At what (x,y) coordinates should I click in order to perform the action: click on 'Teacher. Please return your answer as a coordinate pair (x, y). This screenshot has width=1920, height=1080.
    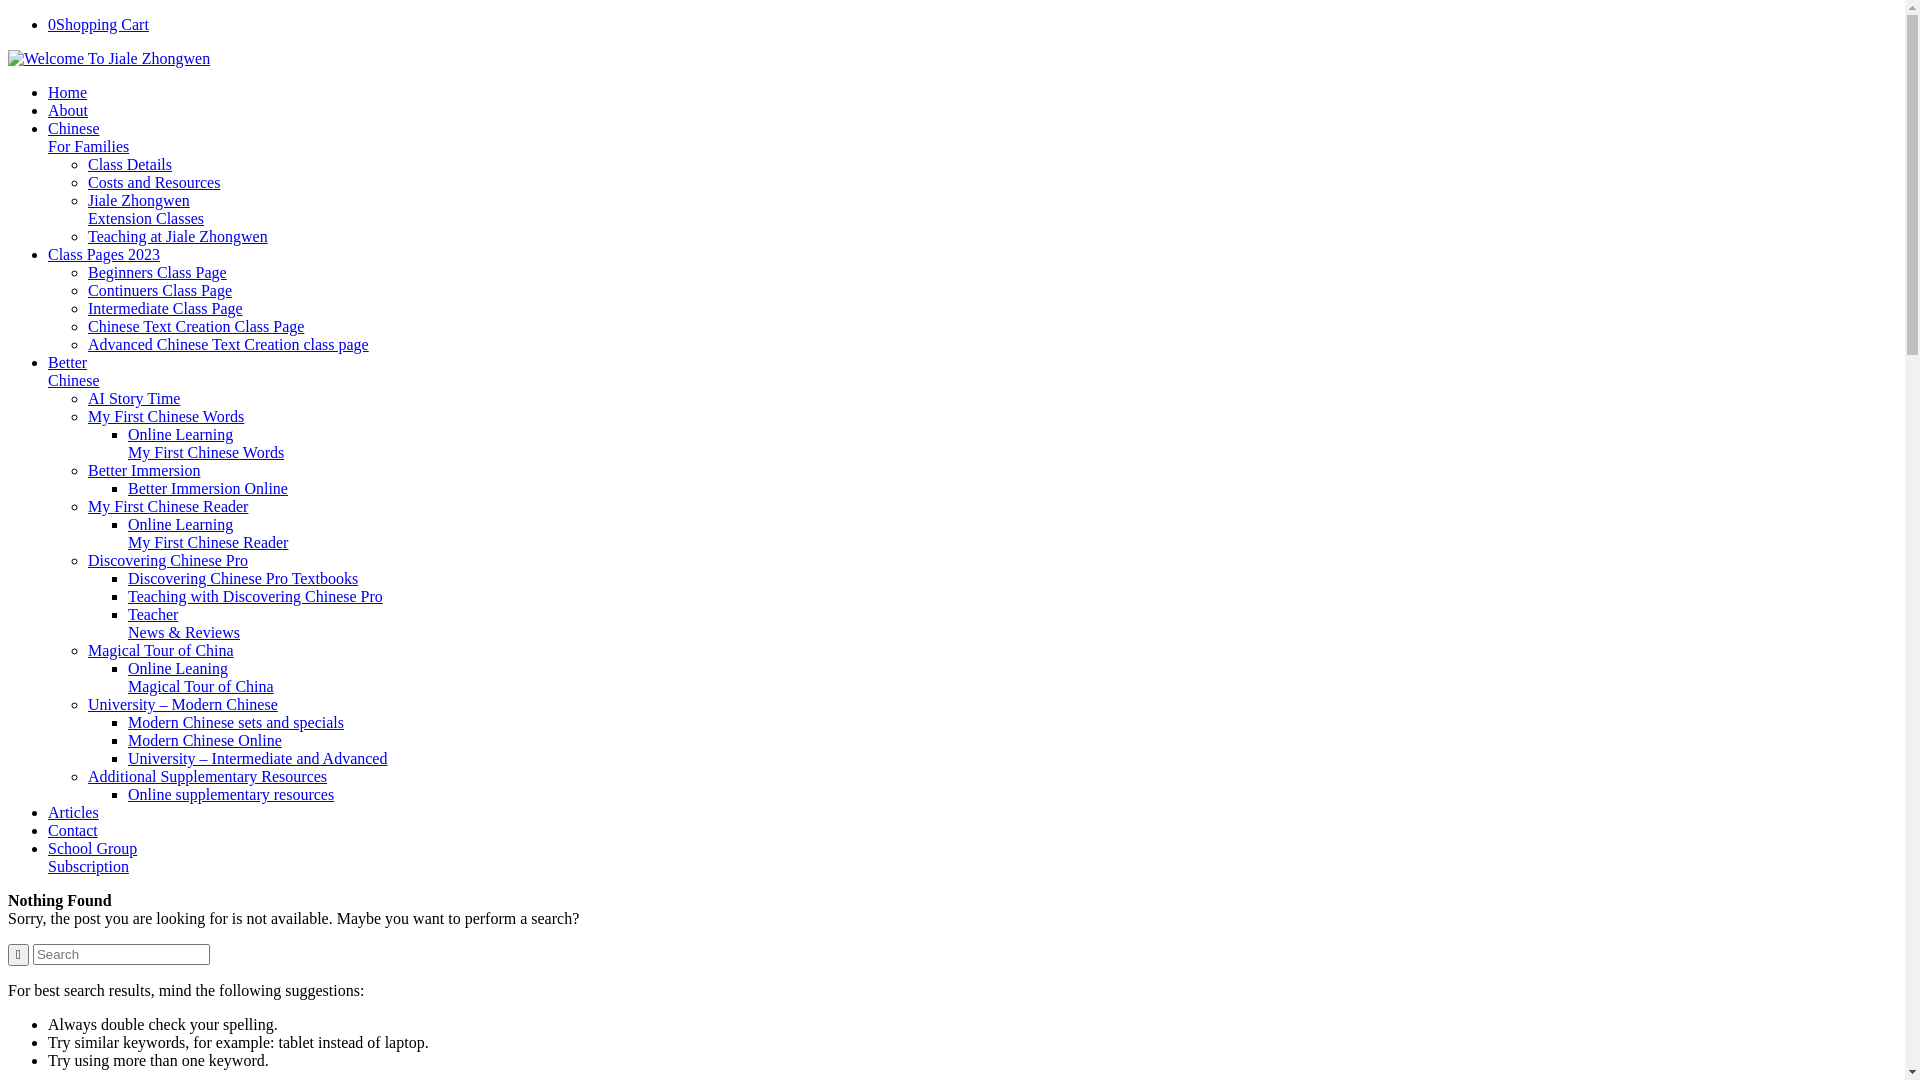
    Looking at the image, I should click on (183, 622).